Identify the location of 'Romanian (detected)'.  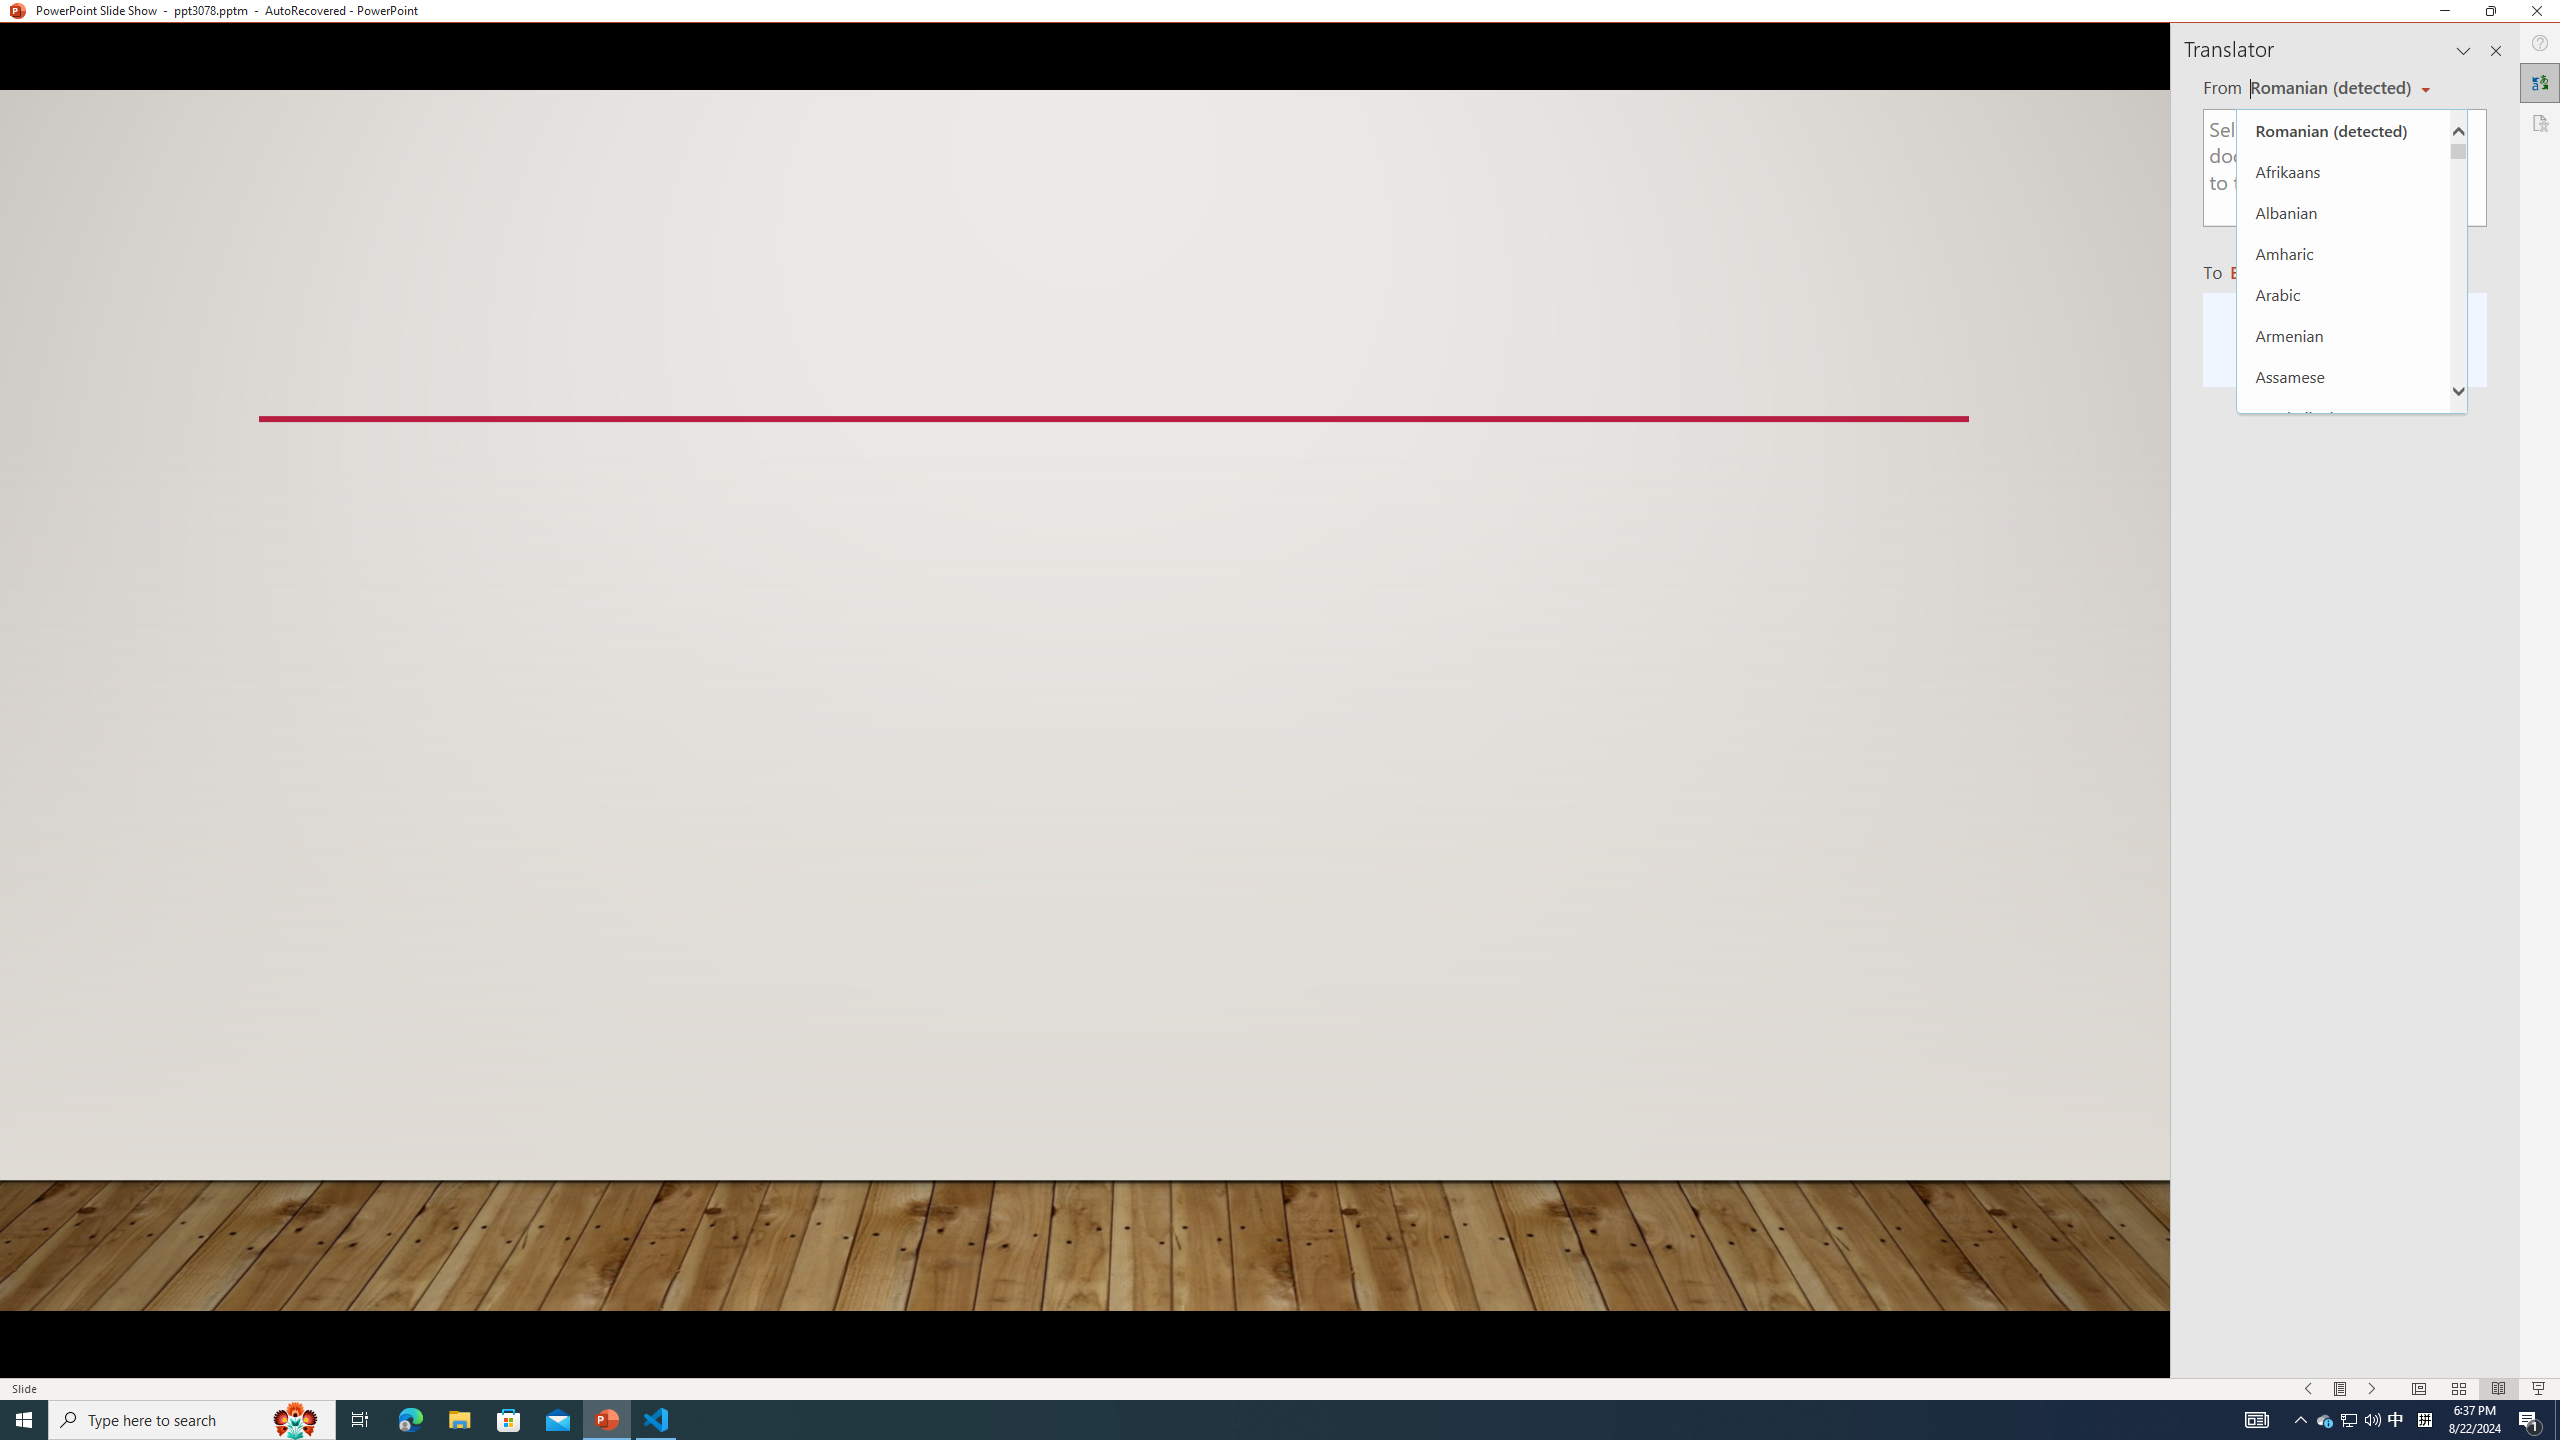
(2343, 130).